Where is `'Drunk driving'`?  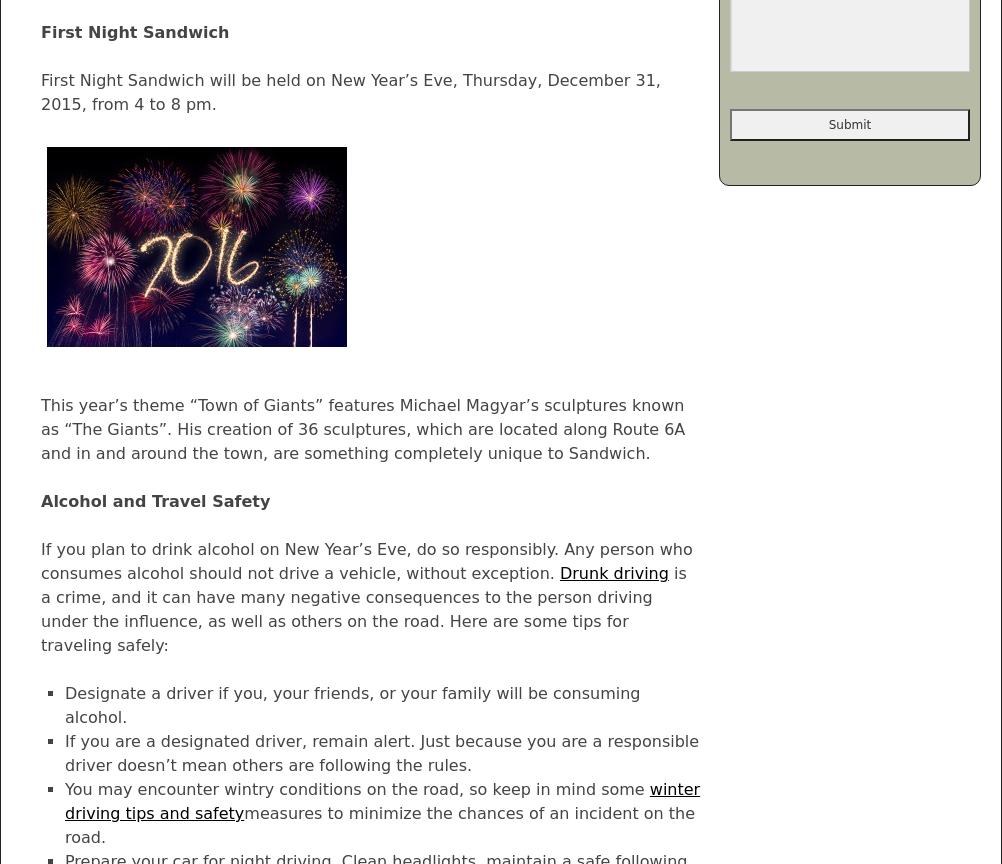 'Drunk driving' is located at coordinates (612, 572).